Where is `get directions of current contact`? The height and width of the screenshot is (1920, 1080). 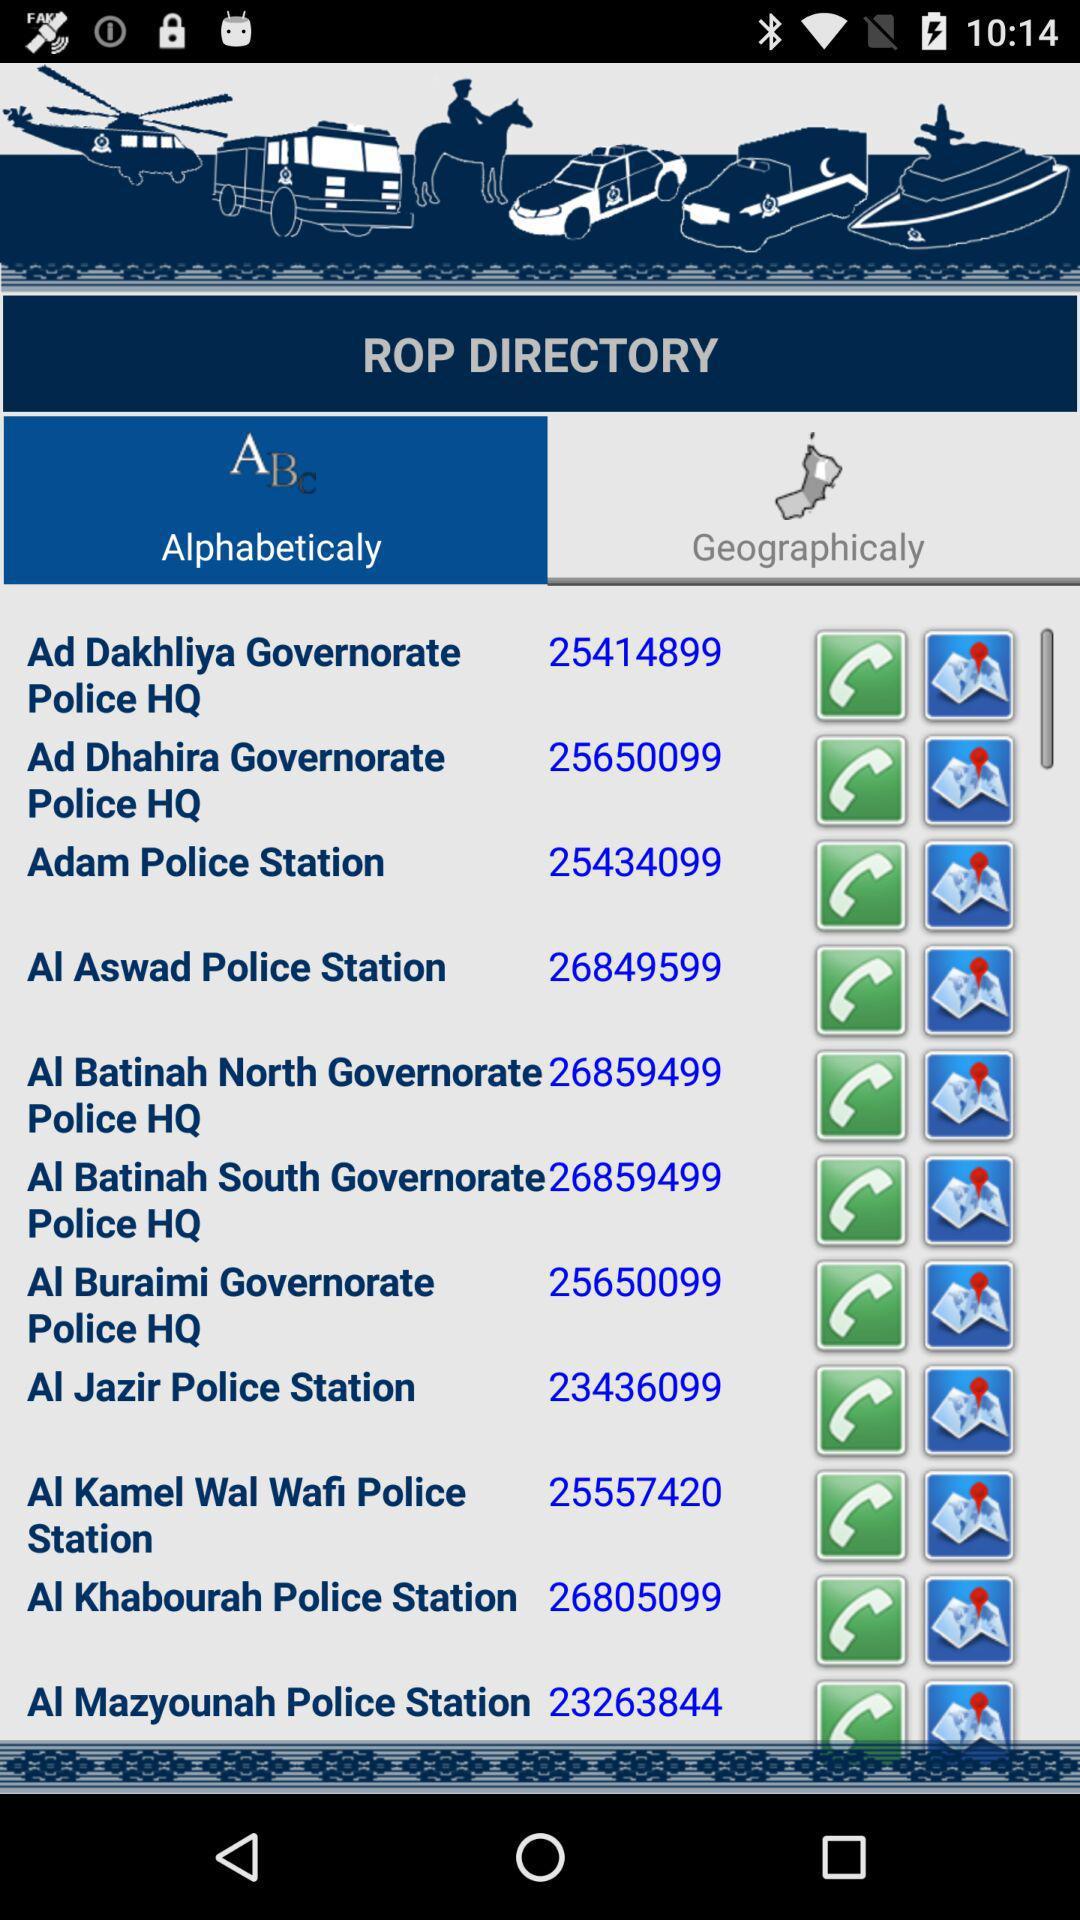 get directions of current contact is located at coordinates (967, 780).